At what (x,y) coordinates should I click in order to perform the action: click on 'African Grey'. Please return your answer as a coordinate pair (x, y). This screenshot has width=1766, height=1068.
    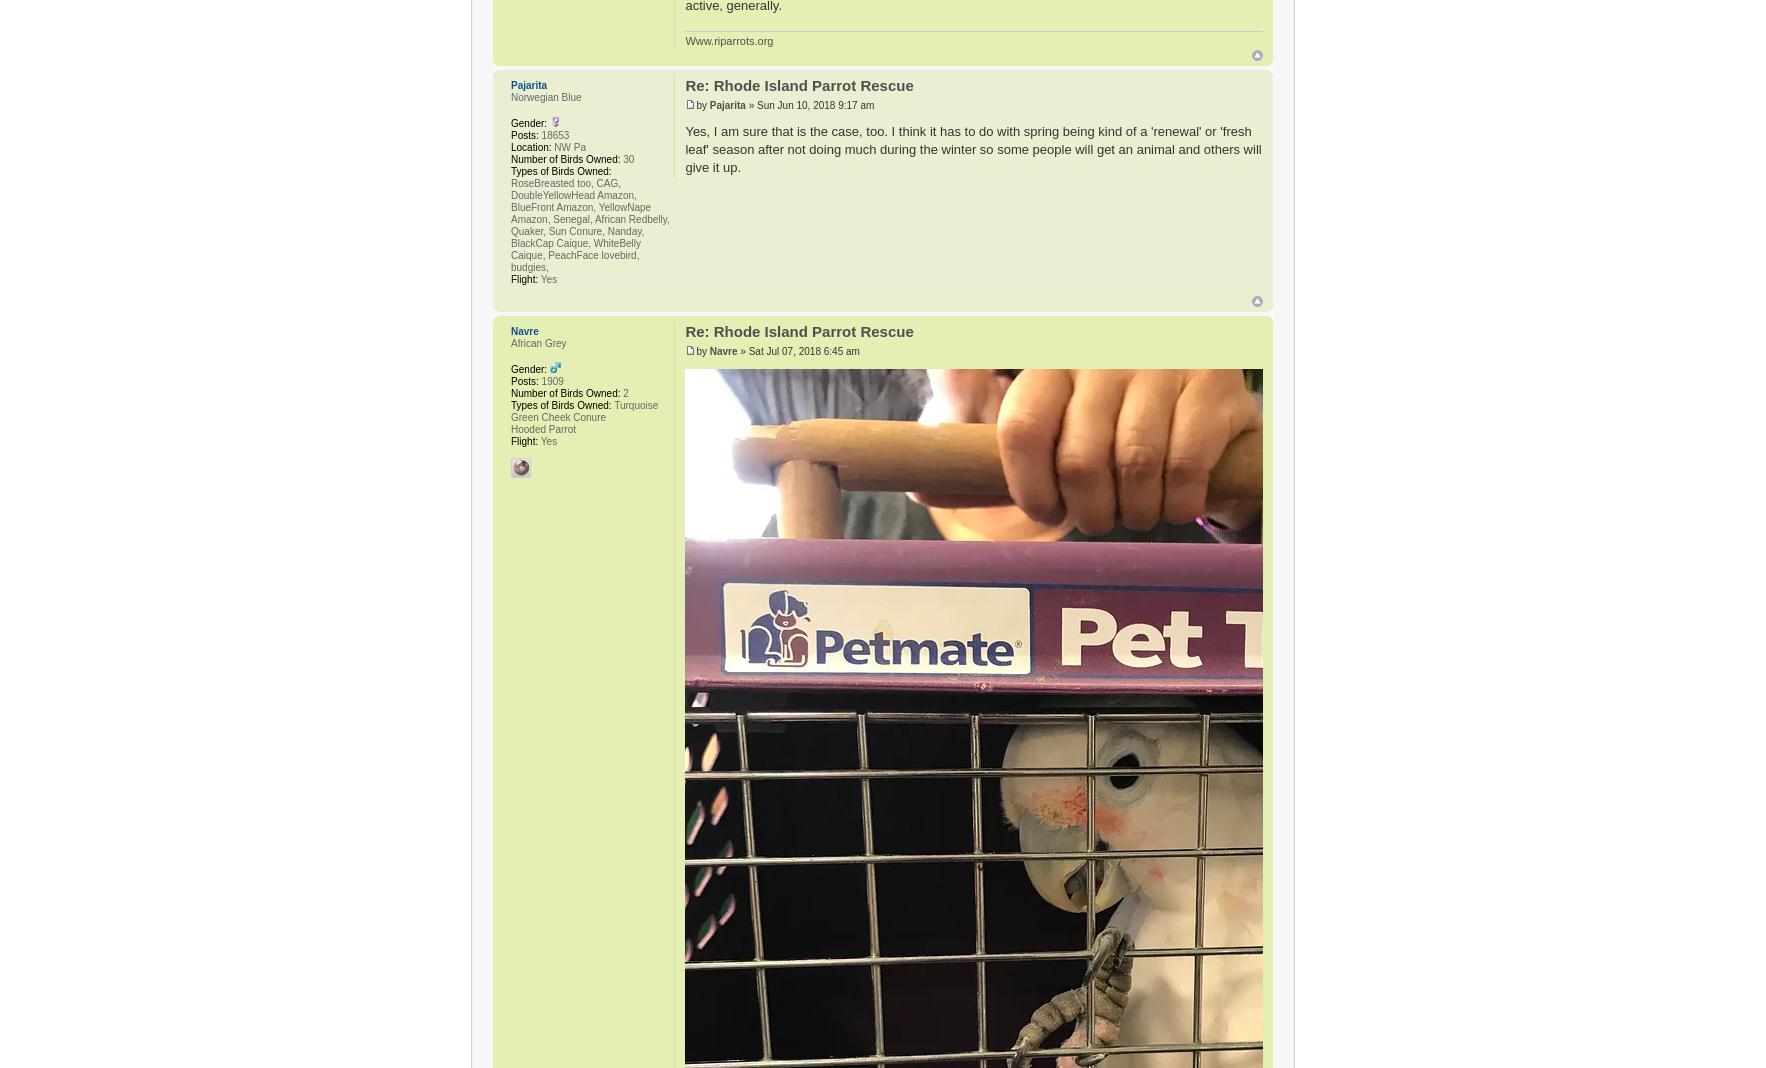
    Looking at the image, I should click on (538, 341).